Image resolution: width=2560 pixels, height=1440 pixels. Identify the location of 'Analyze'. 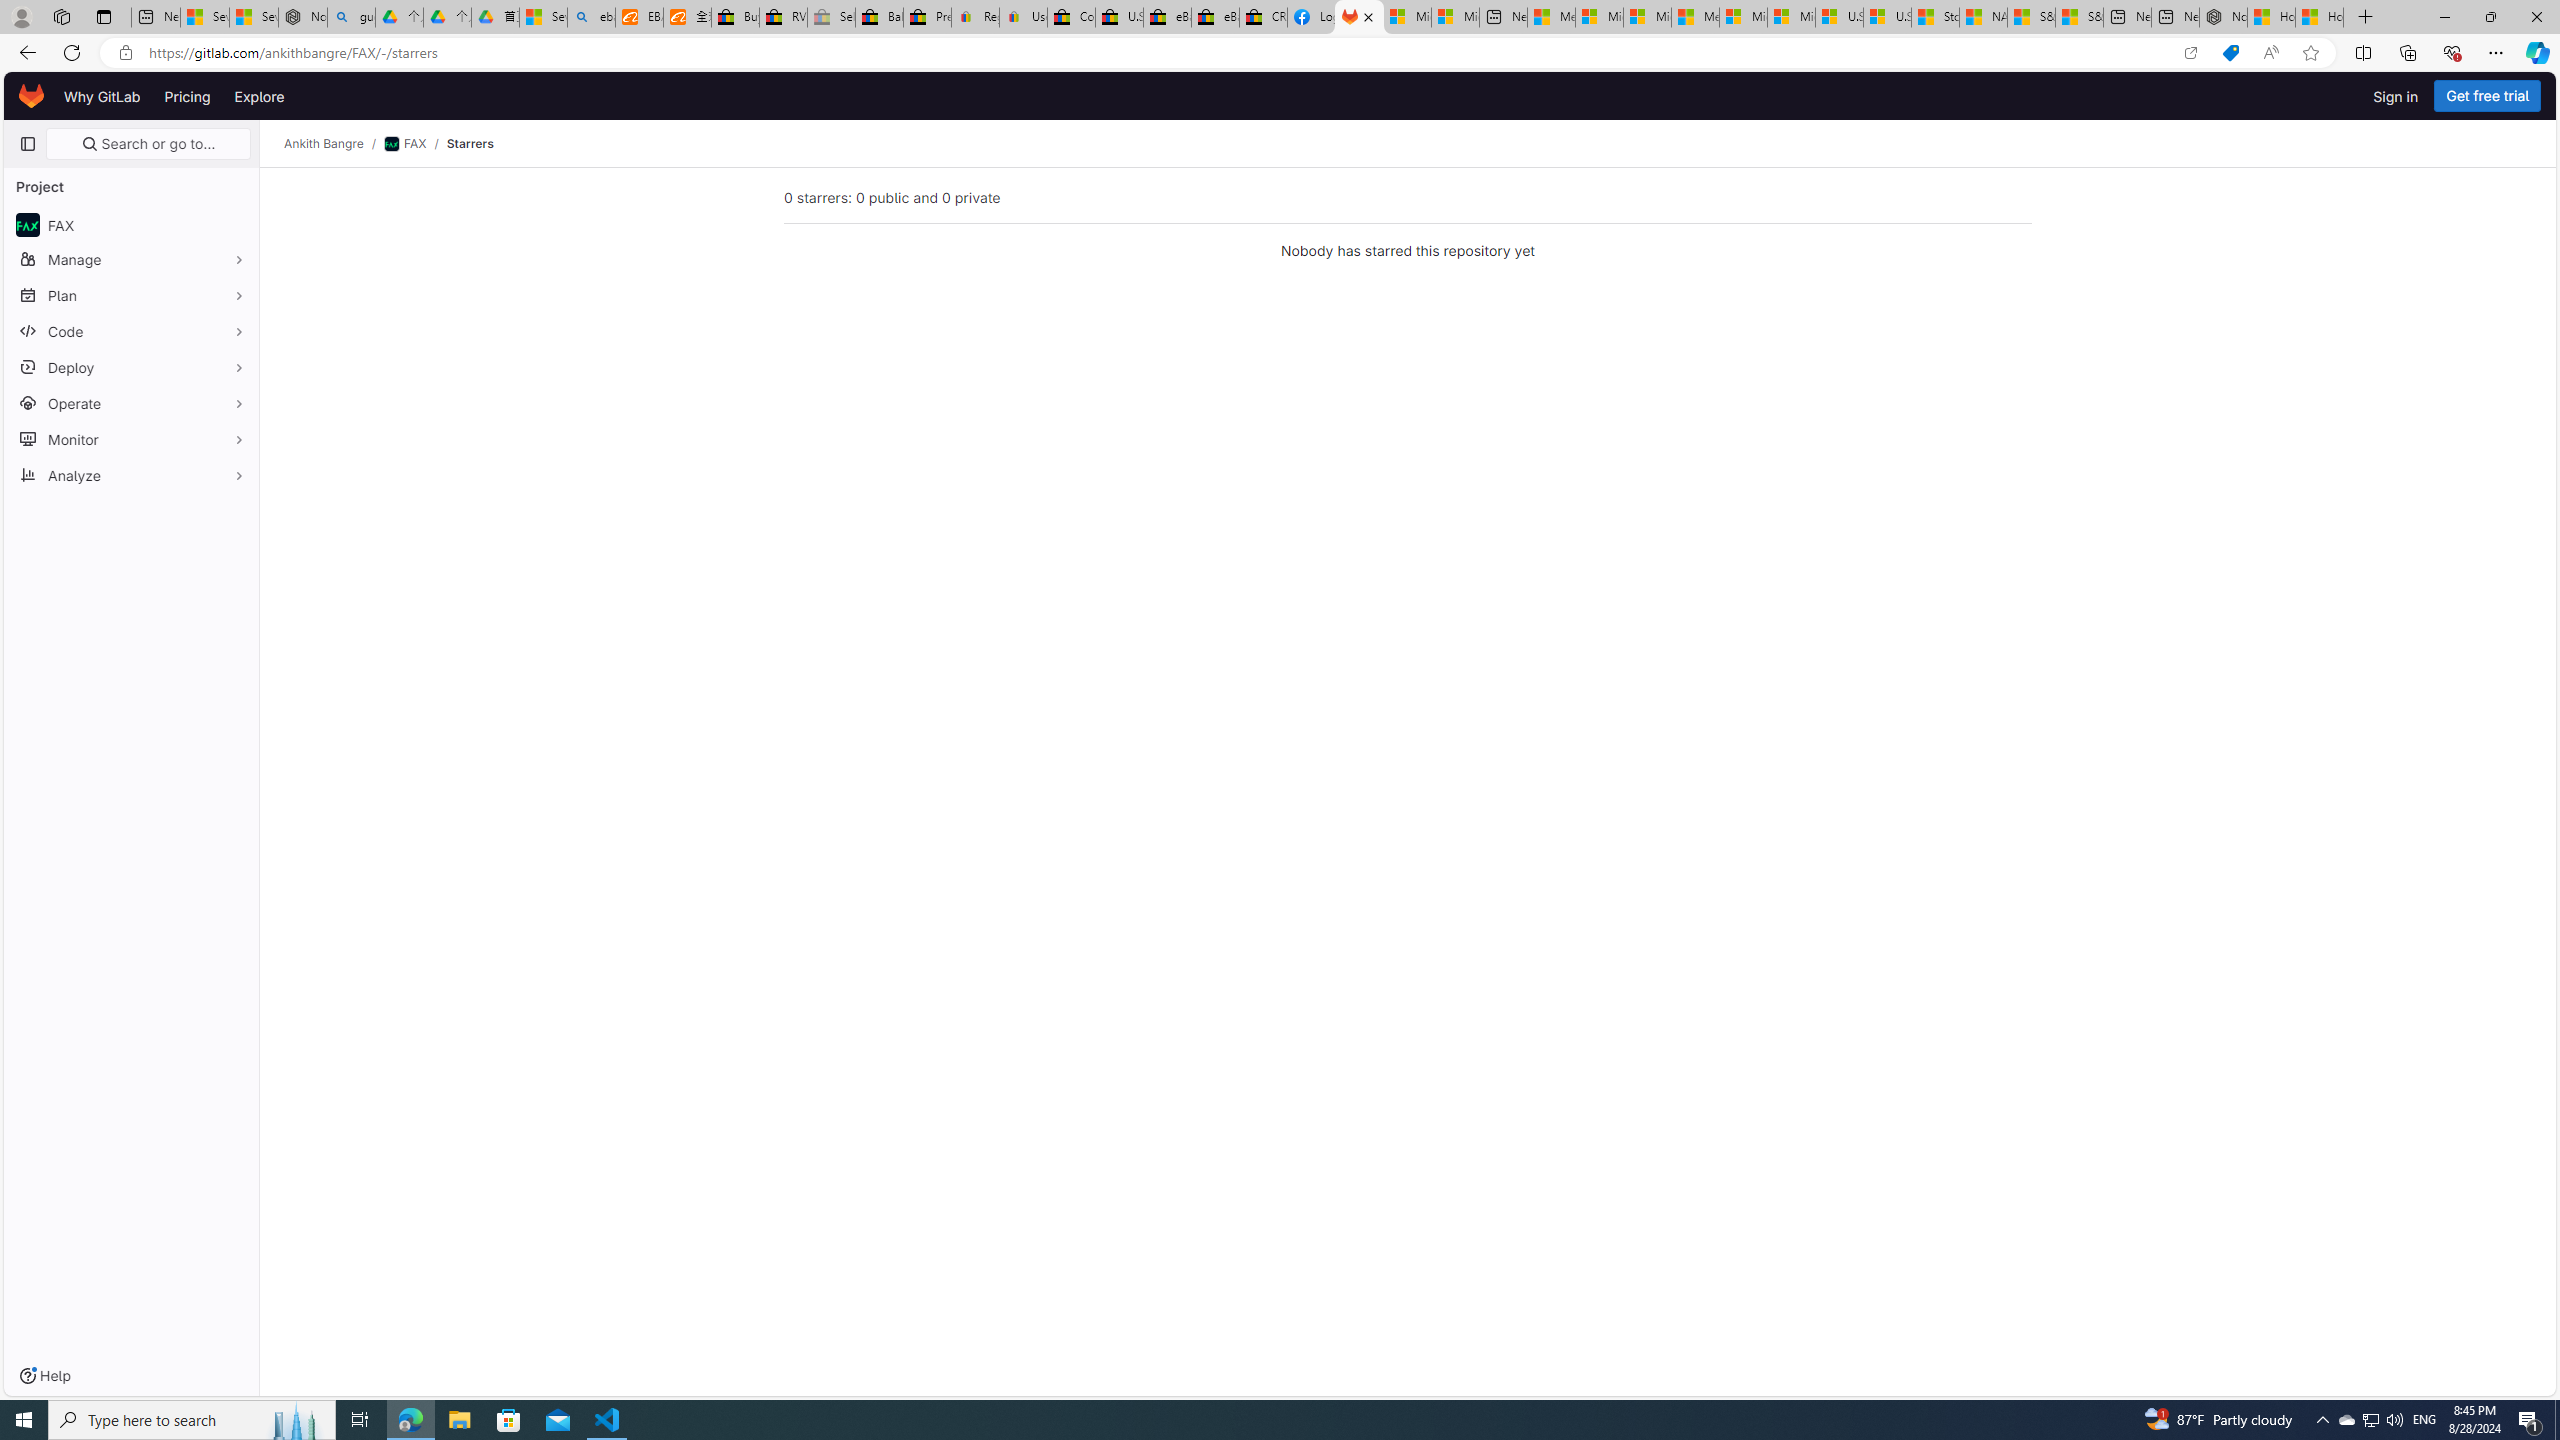
(130, 474).